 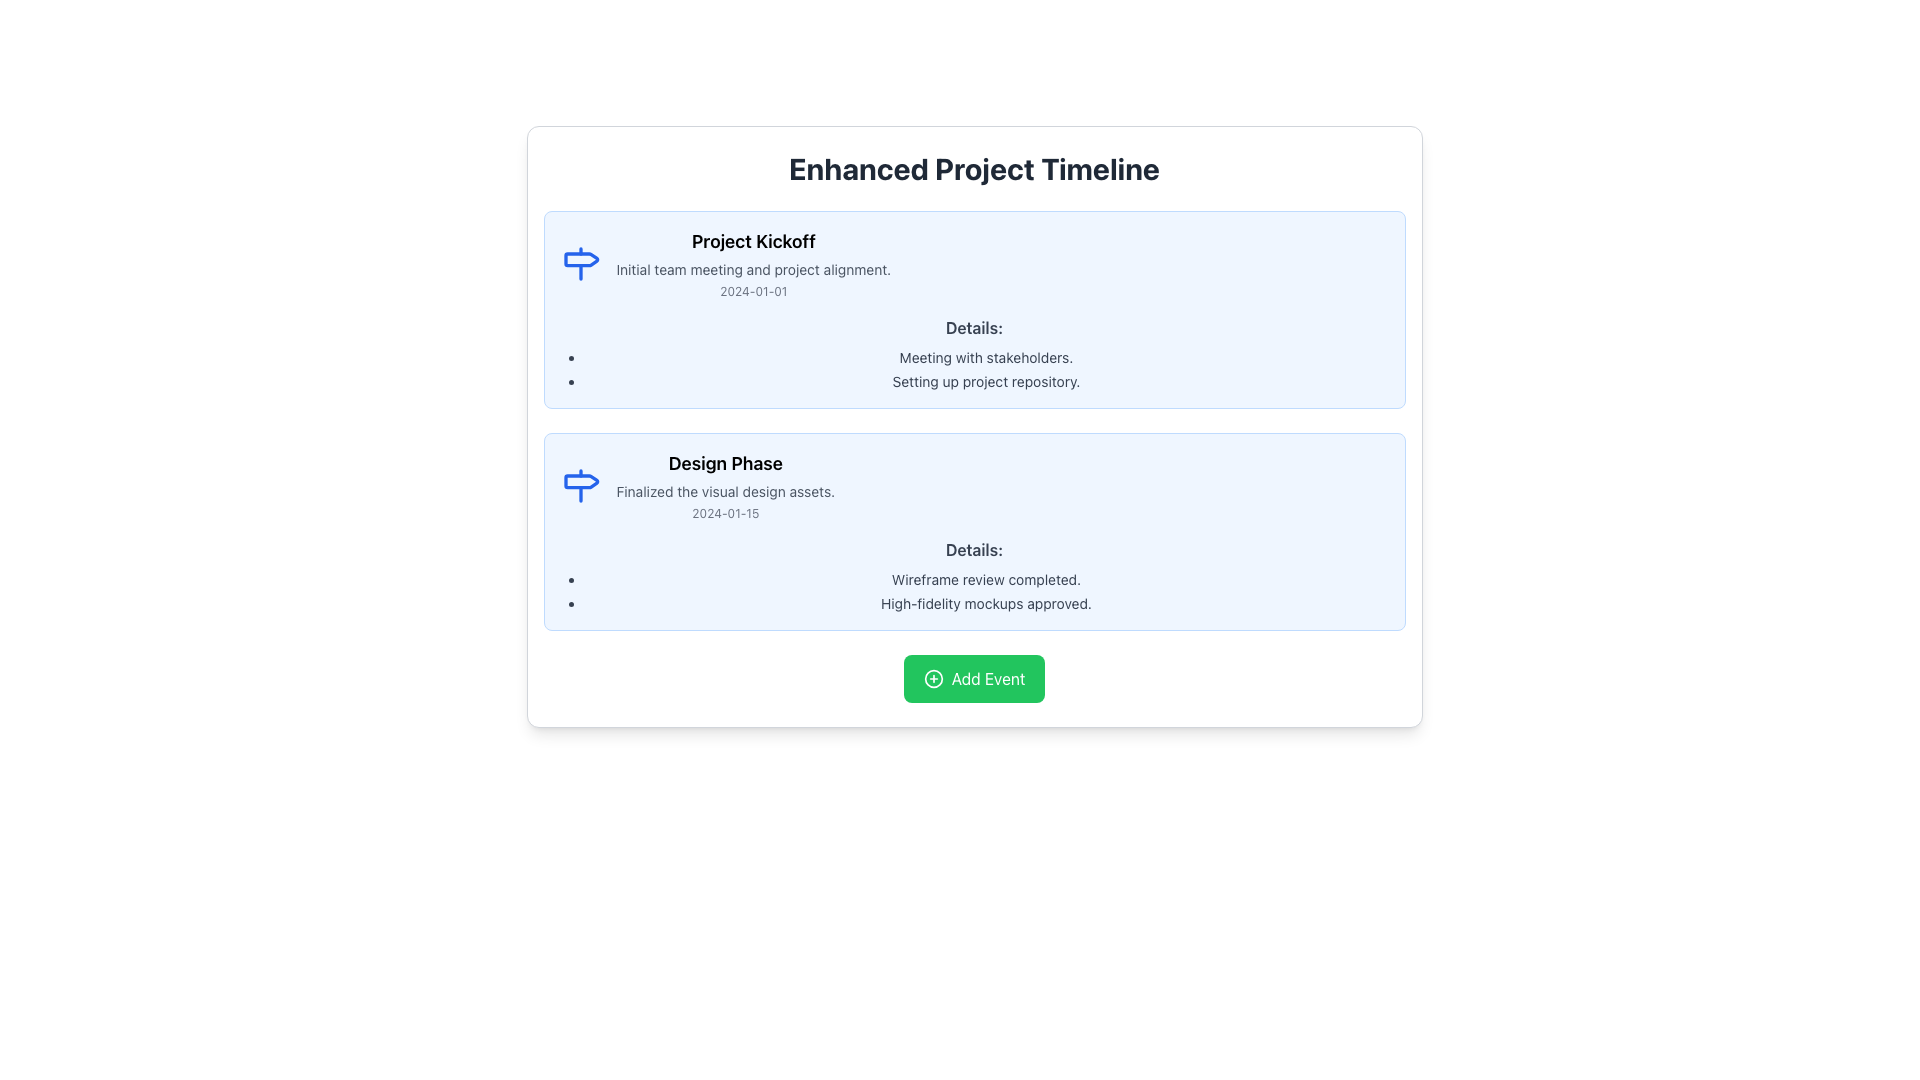 I want to click on the completion date of the second timeline entry, so click(x=974, y=486).